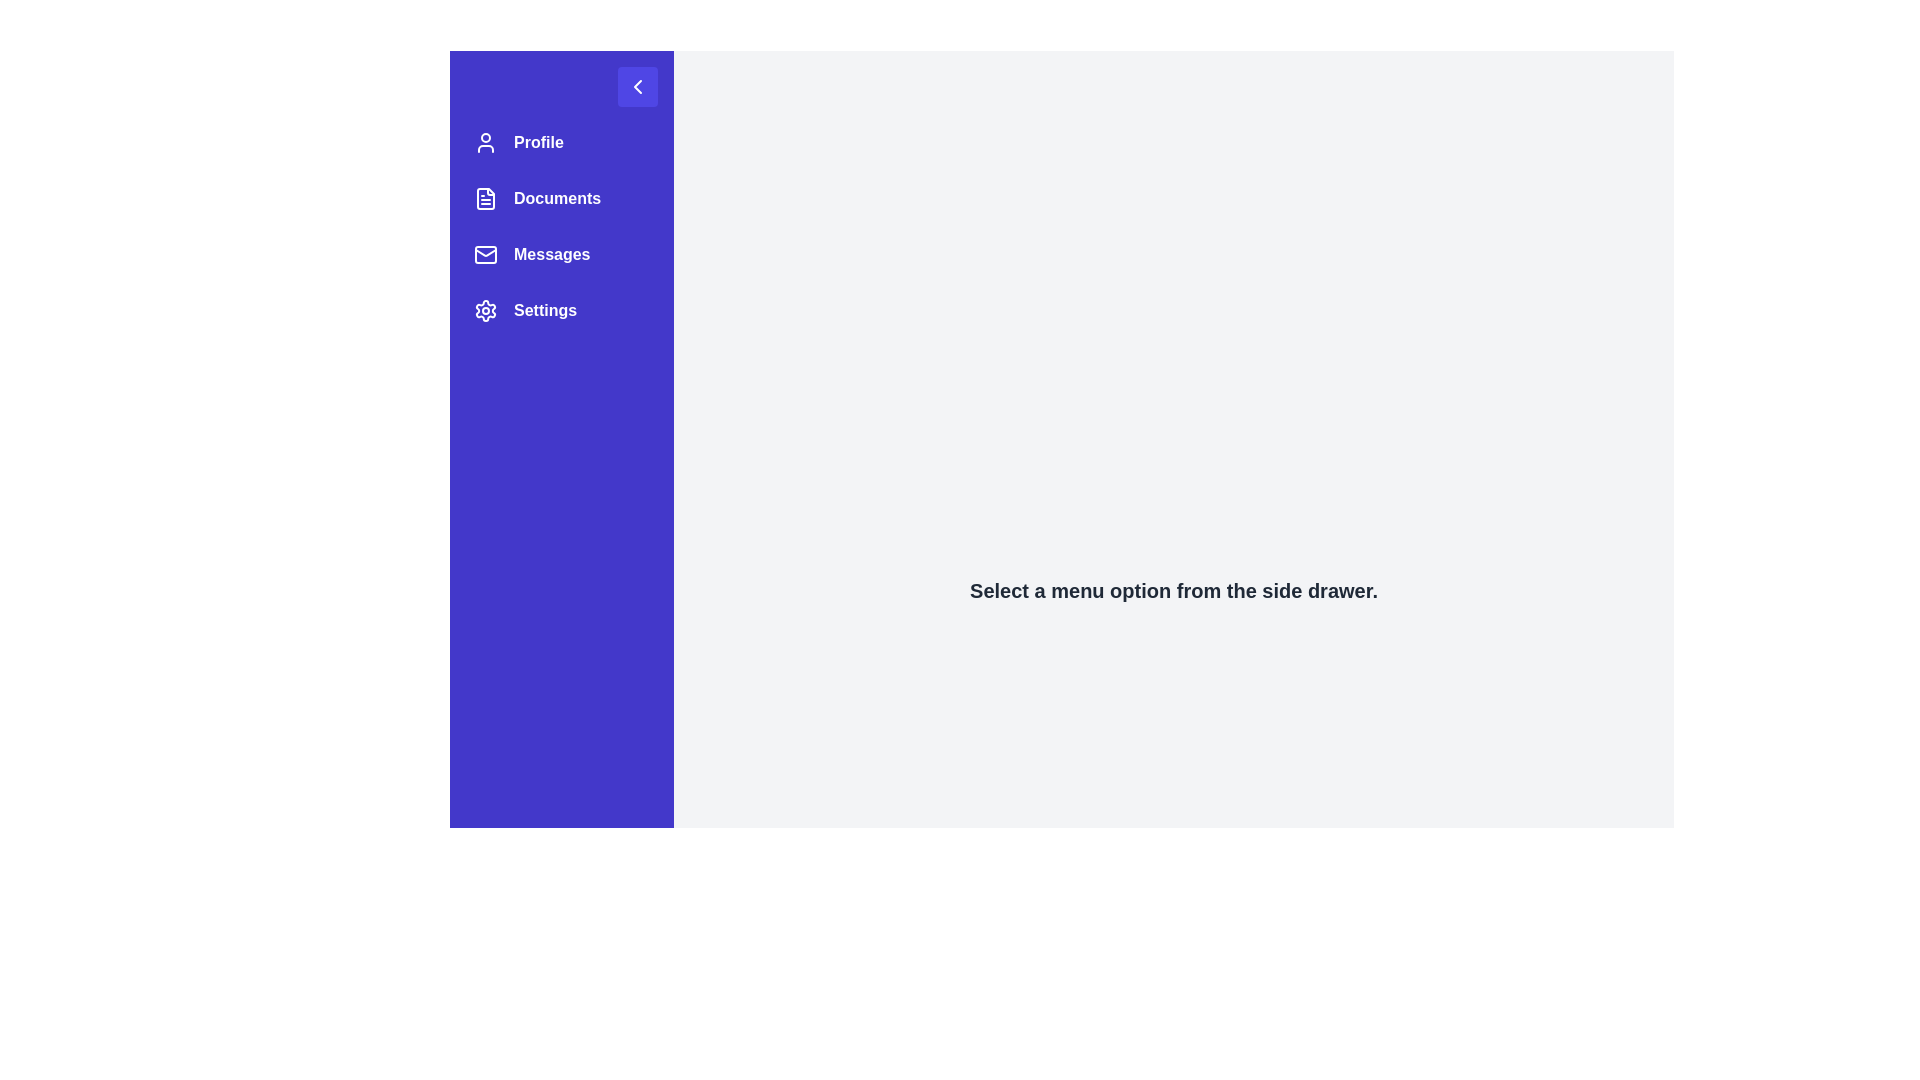 The image size is (1920, 1080). Describe the element at coordinates (637, 86) in the screenshot. I see `the left-facing chevron arrow icon button with a bold white stroke on a dark purple background` at that location.